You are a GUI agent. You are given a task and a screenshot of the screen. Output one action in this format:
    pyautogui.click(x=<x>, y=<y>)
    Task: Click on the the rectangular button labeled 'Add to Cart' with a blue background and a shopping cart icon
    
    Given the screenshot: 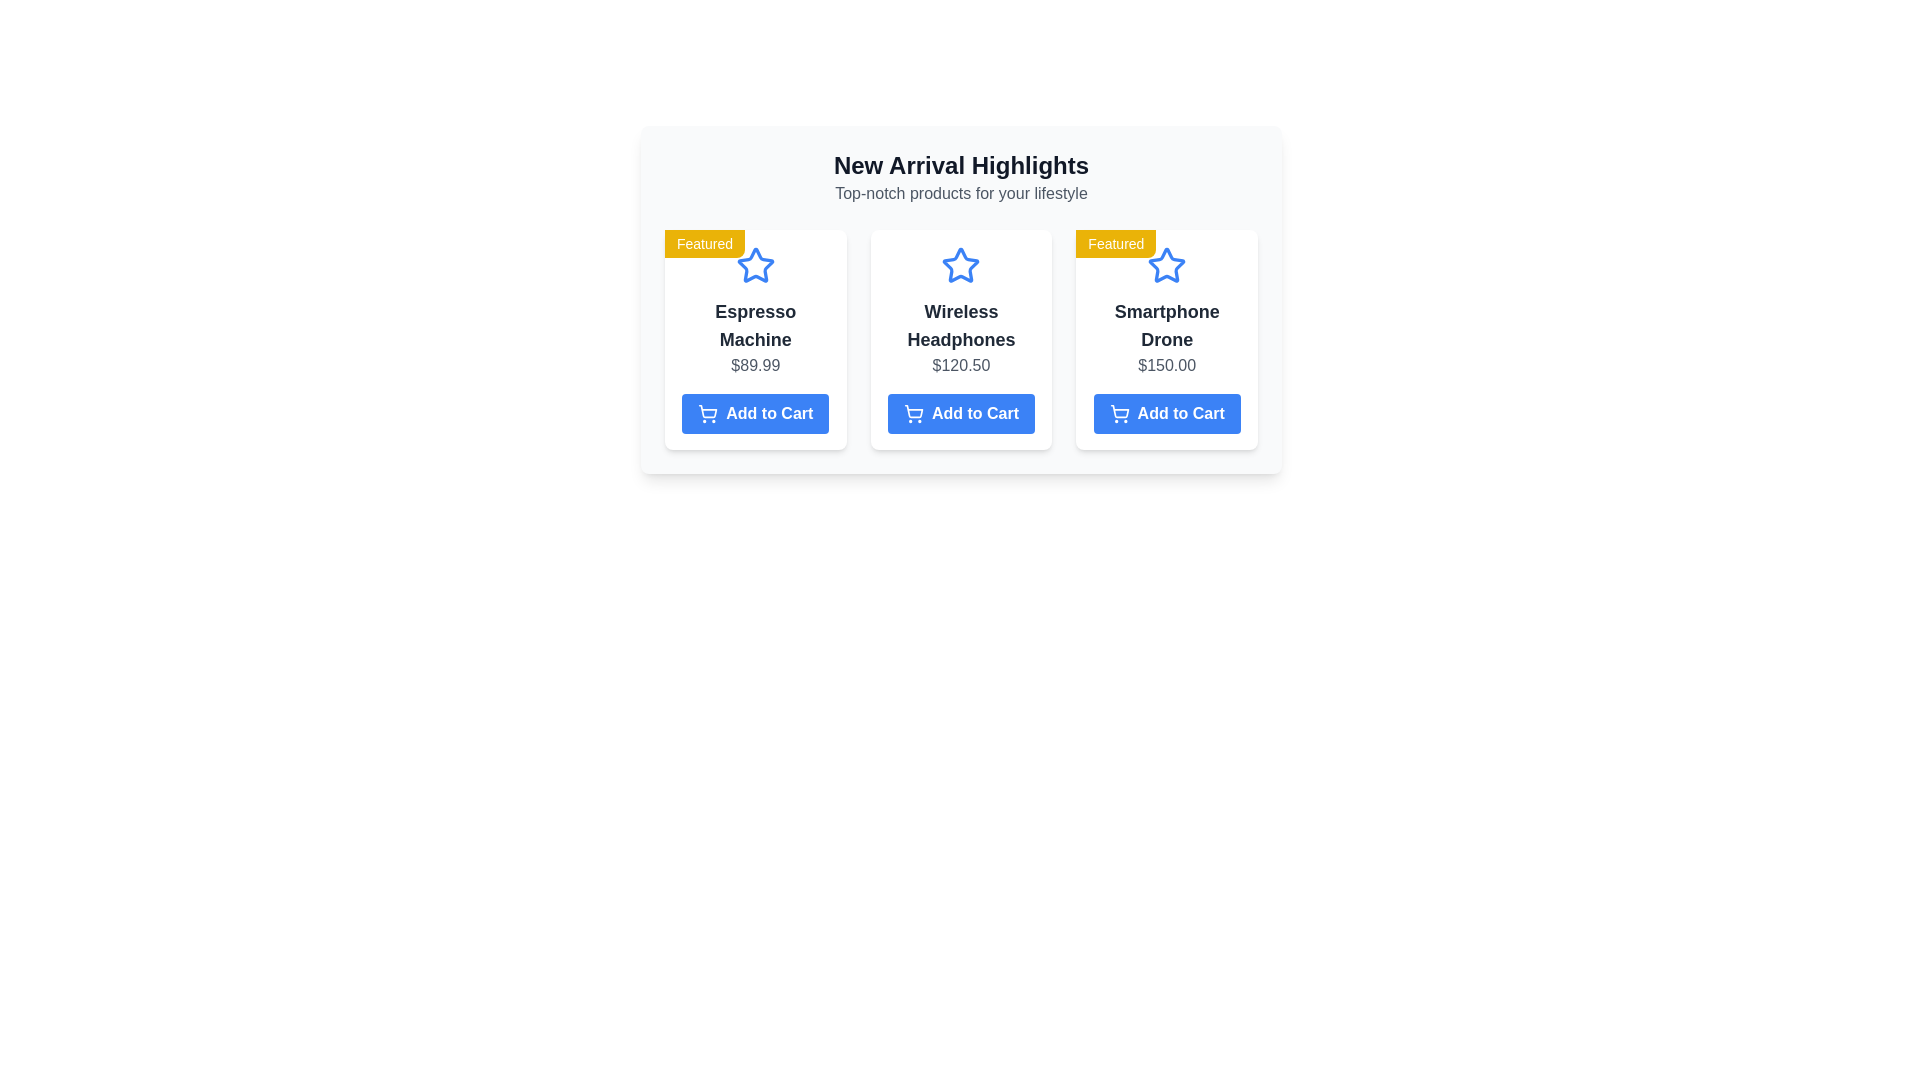 What is the action you would take?
    pyautogui.click(x=961, y=412)
    